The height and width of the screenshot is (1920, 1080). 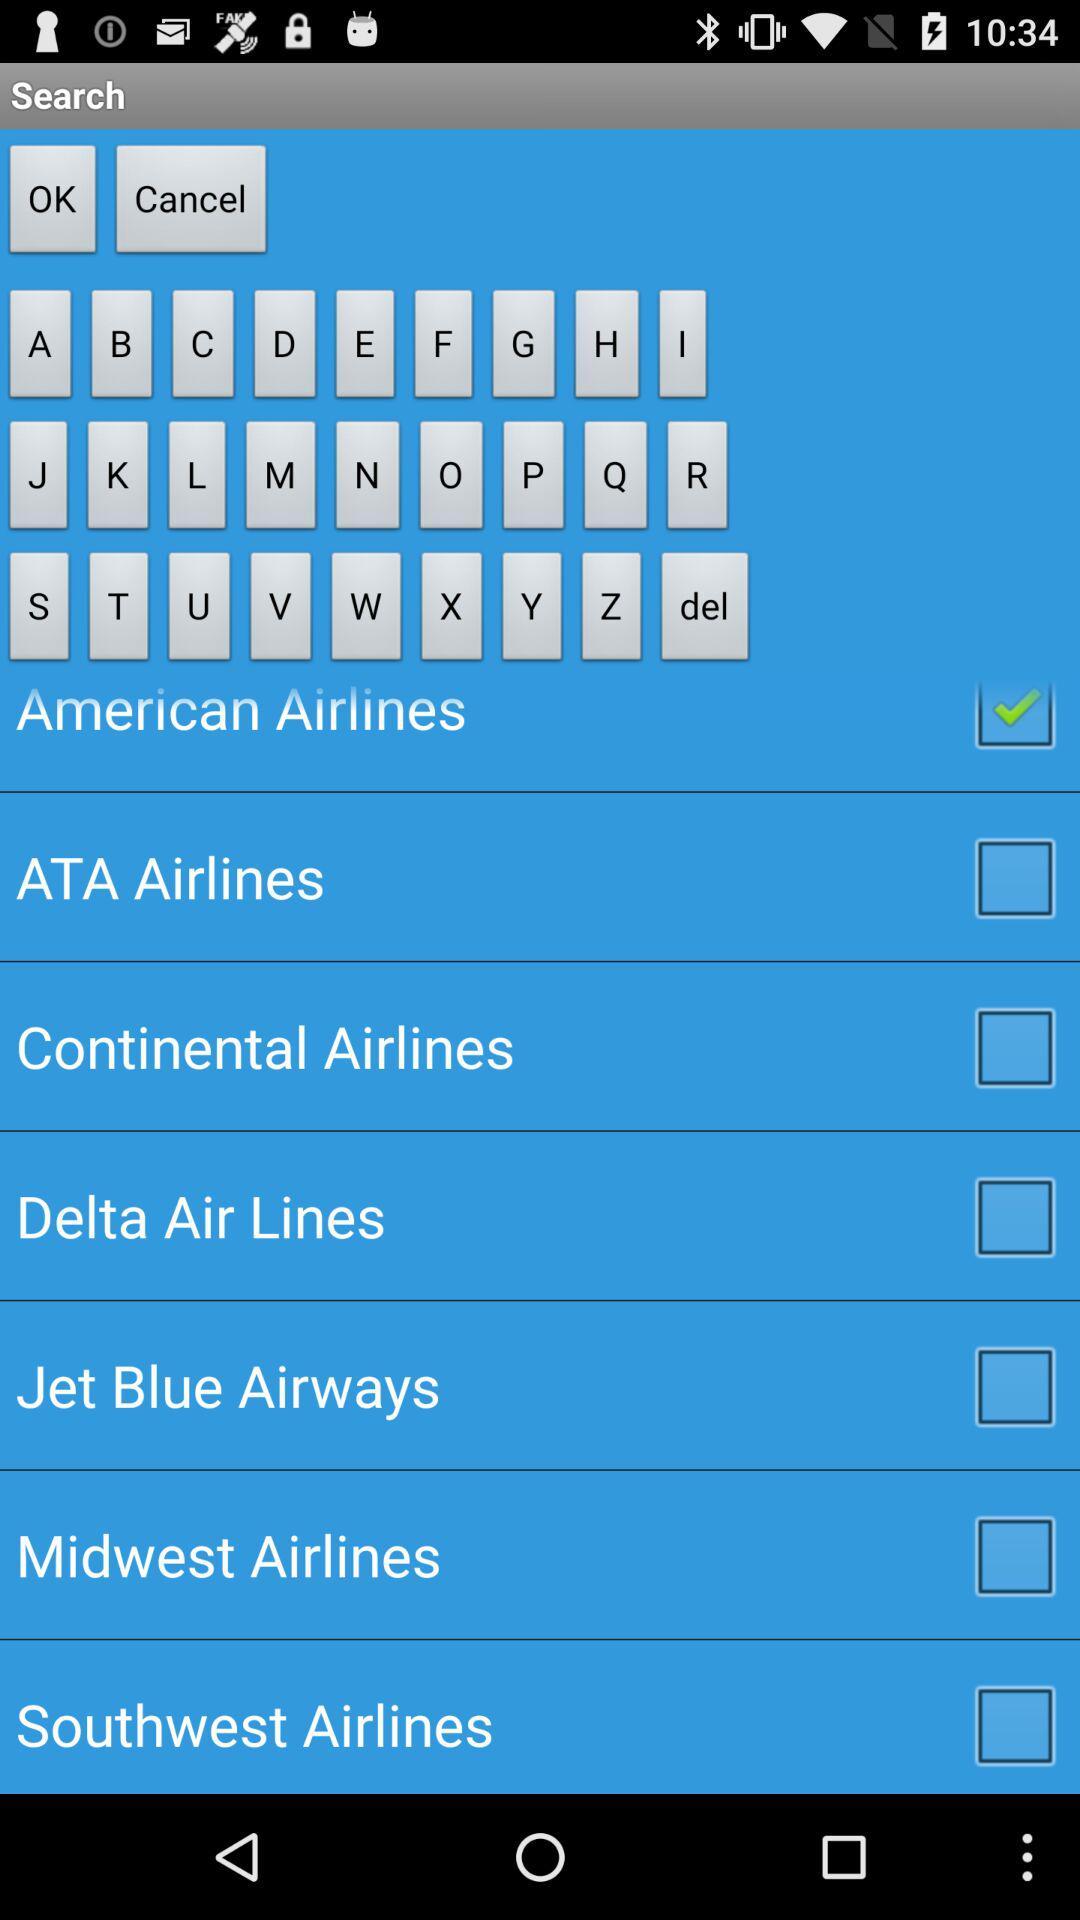 What do you see at coordinates (540, 1384) in the screenshot?
I see `the icon above midwest airlines` at bounding box center [540, 1384].